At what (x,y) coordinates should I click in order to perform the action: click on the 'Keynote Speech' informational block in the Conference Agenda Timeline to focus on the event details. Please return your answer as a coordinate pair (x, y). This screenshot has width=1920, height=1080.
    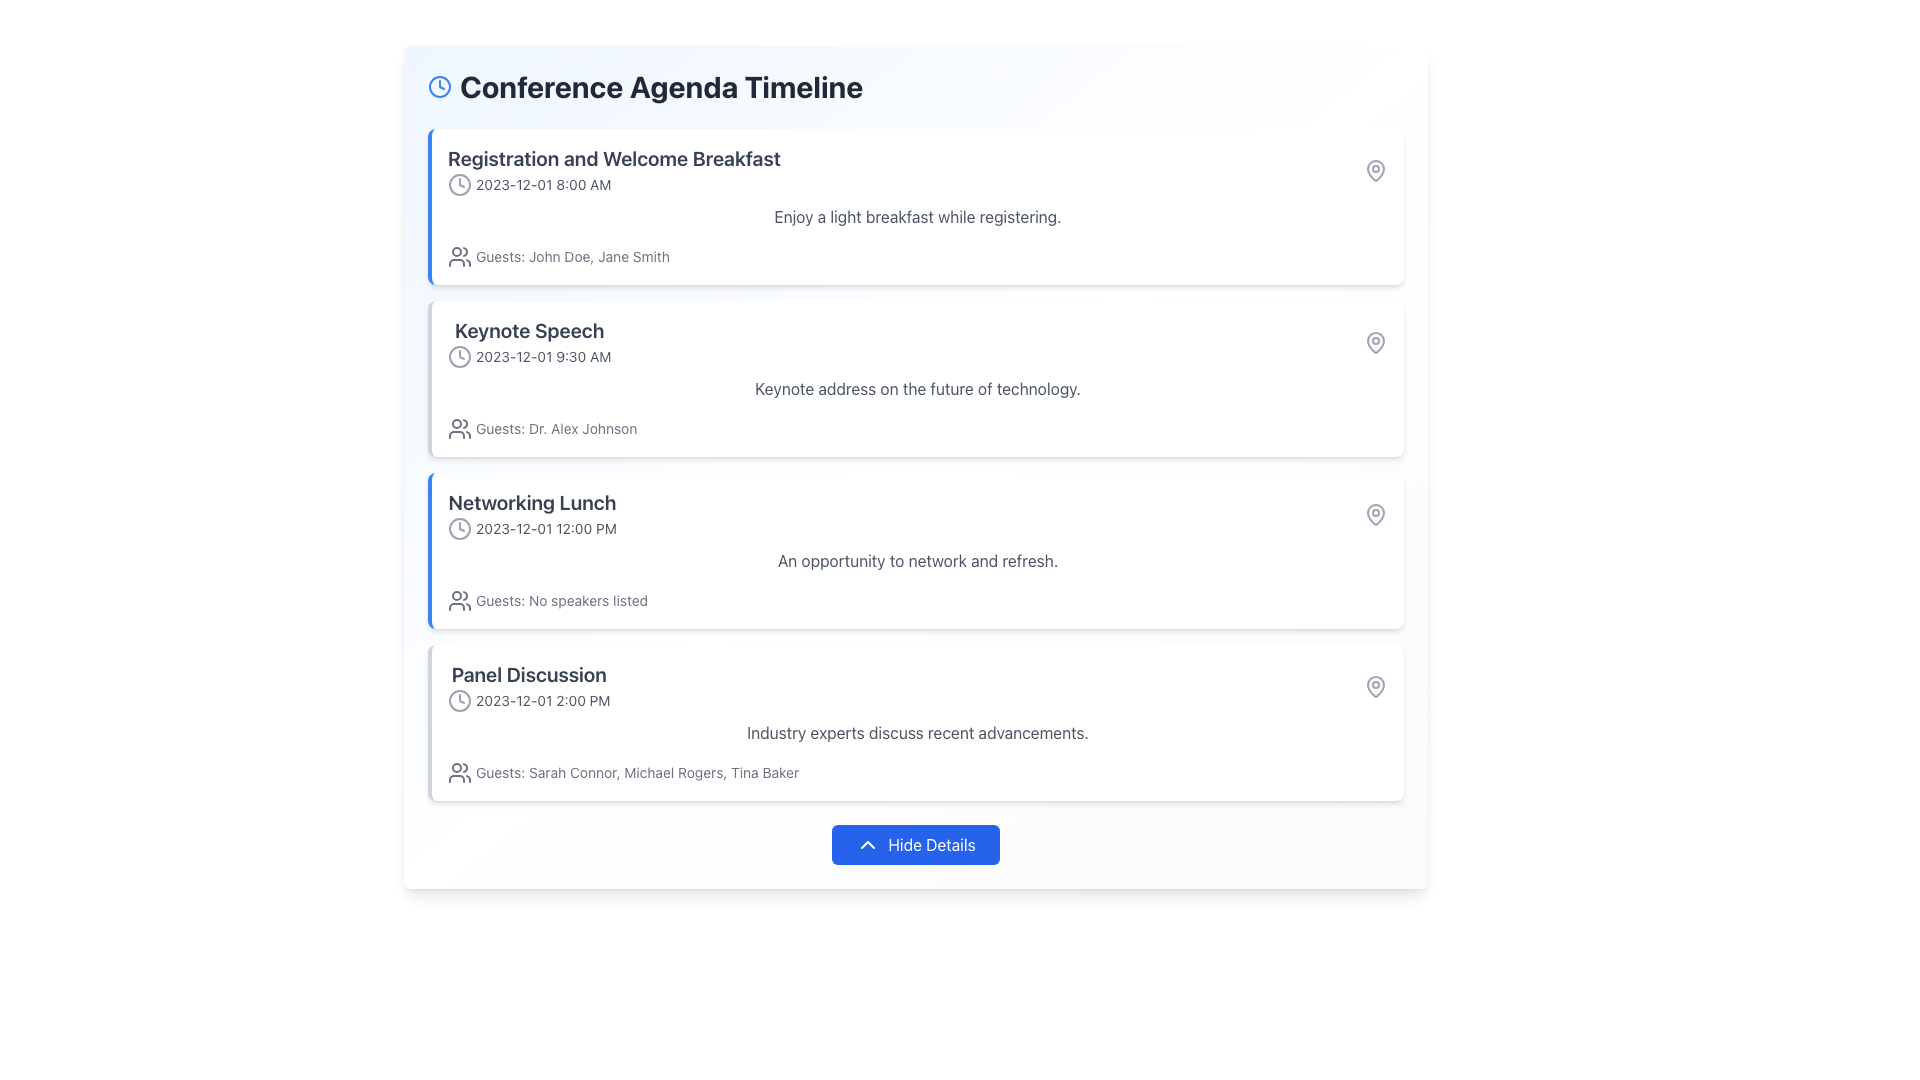
    Looking at the image, I should click on (916, 342).